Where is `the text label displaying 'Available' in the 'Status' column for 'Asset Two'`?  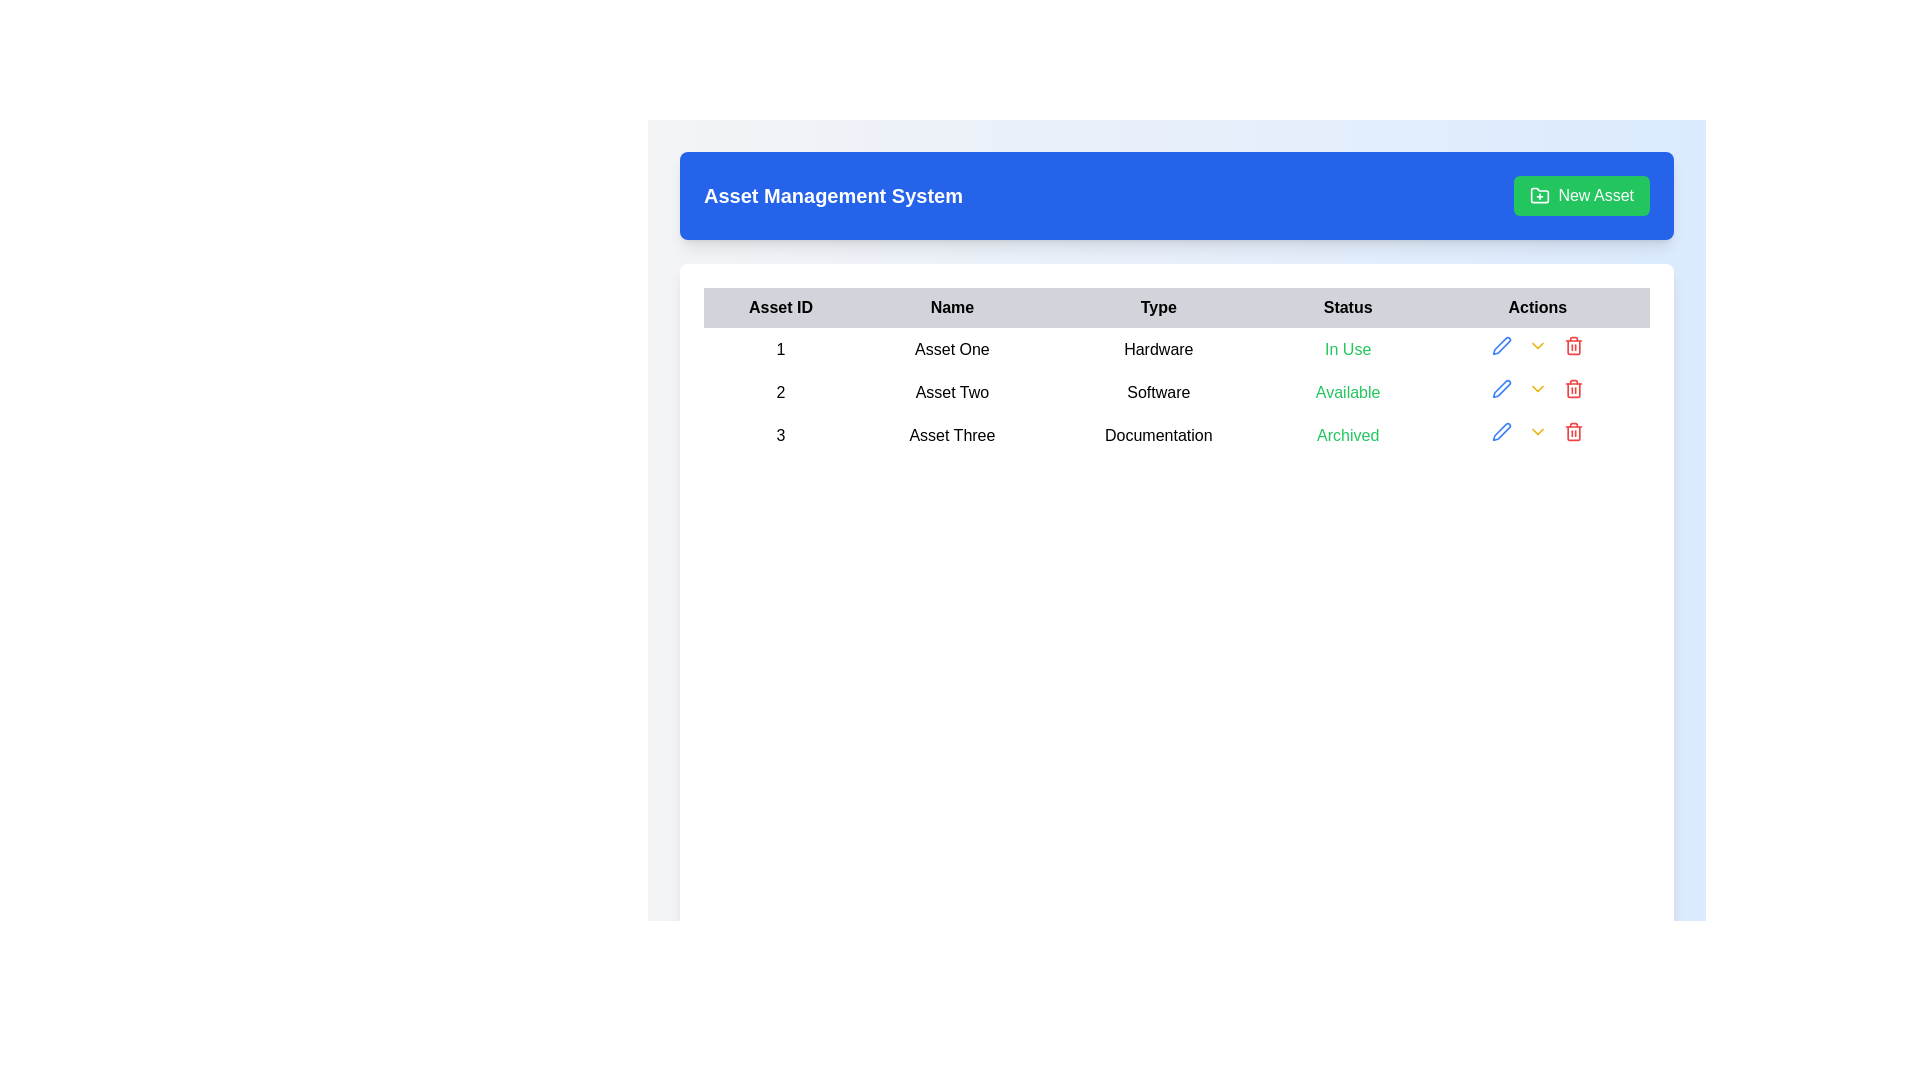 the text label displaying 'Available' in the 'Status' column for 'Asset Two' is located at coordinates (1348, 392).